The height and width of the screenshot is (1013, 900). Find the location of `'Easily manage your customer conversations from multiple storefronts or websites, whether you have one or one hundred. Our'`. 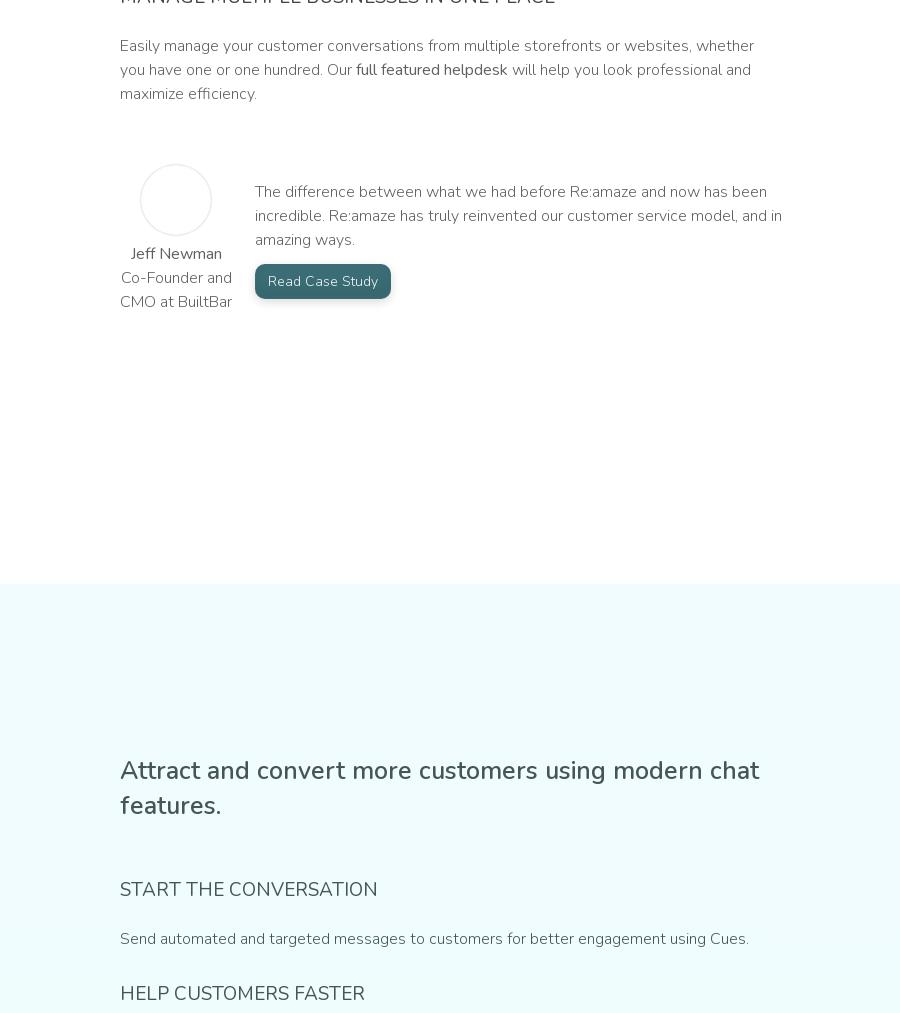

'Easily manage your customer conversations from multiple storefronts or websites, whether you have one or one hundred. Our' is located at coordinates (437, 56).